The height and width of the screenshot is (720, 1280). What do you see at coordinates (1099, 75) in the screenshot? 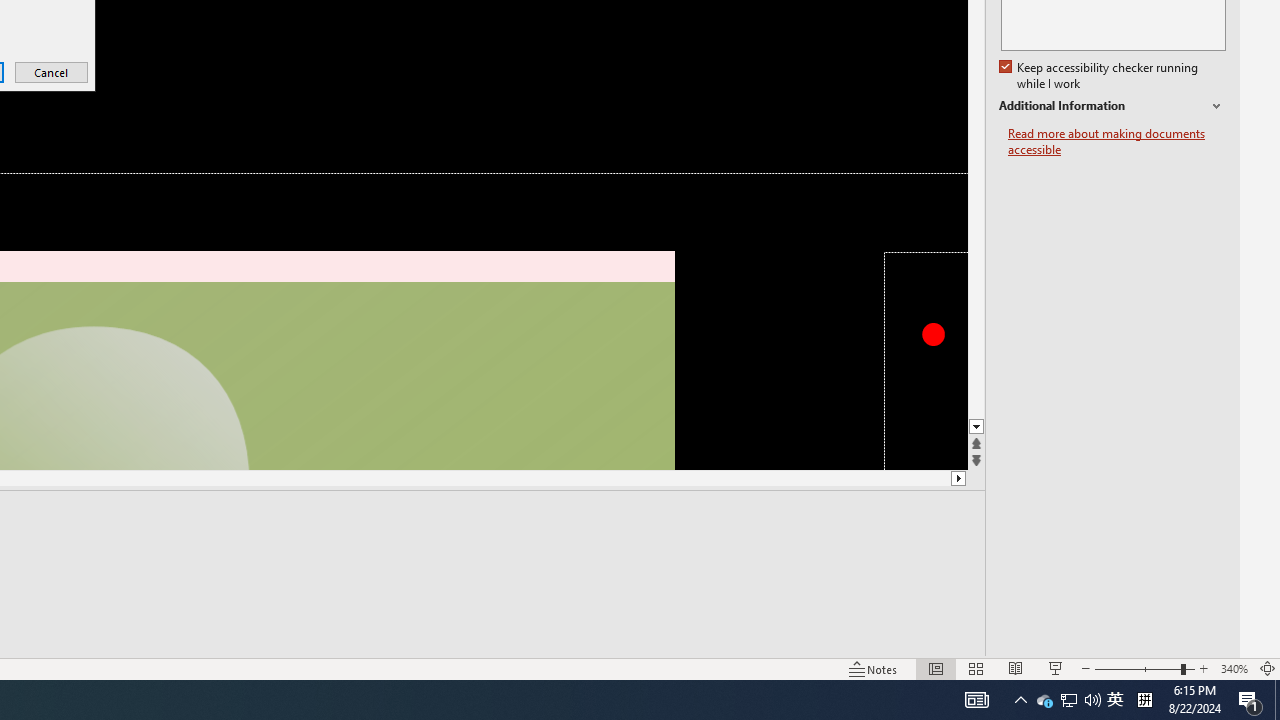
I see `'Keep accessibility checker running while I work'` at bounding box center [1099, 75].